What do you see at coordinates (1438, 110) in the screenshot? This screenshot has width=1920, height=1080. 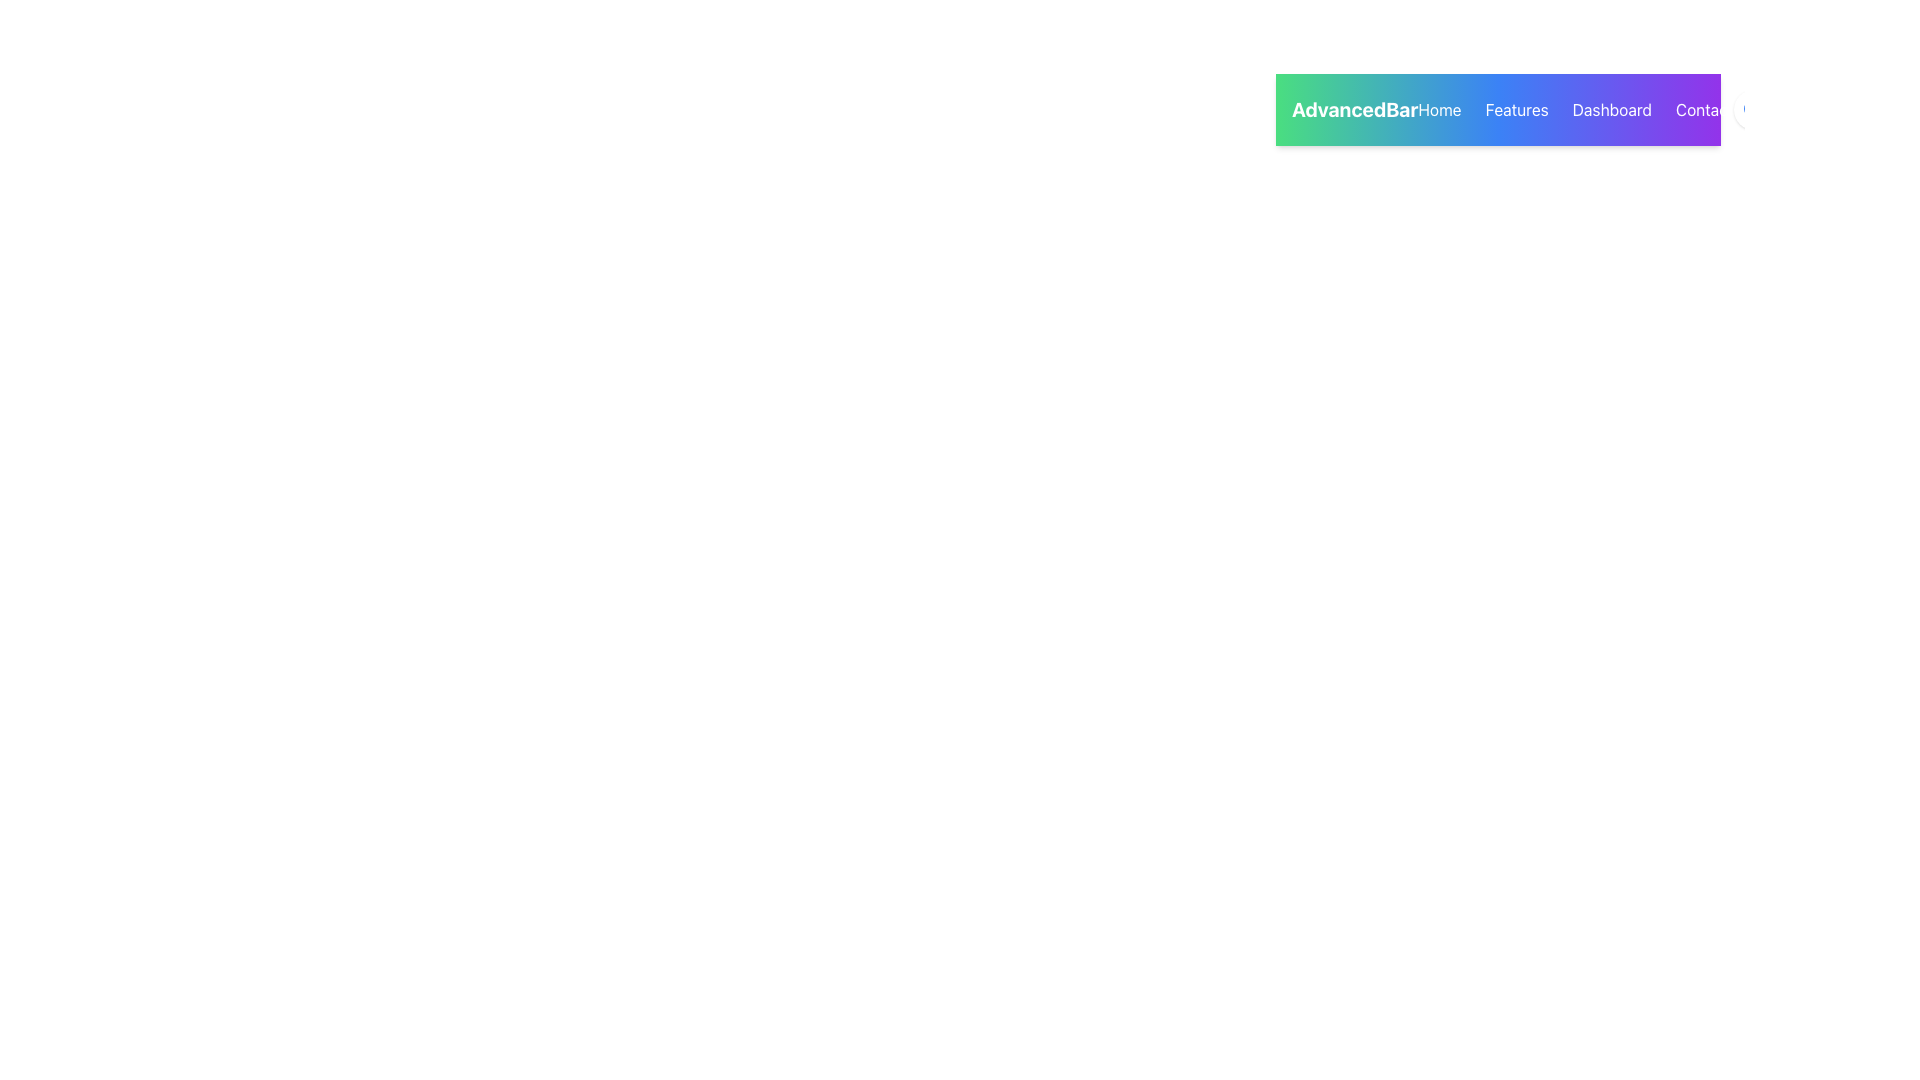 I see `the first navigation link in the top right corner of the interface` at bounding box center [1438, 110].